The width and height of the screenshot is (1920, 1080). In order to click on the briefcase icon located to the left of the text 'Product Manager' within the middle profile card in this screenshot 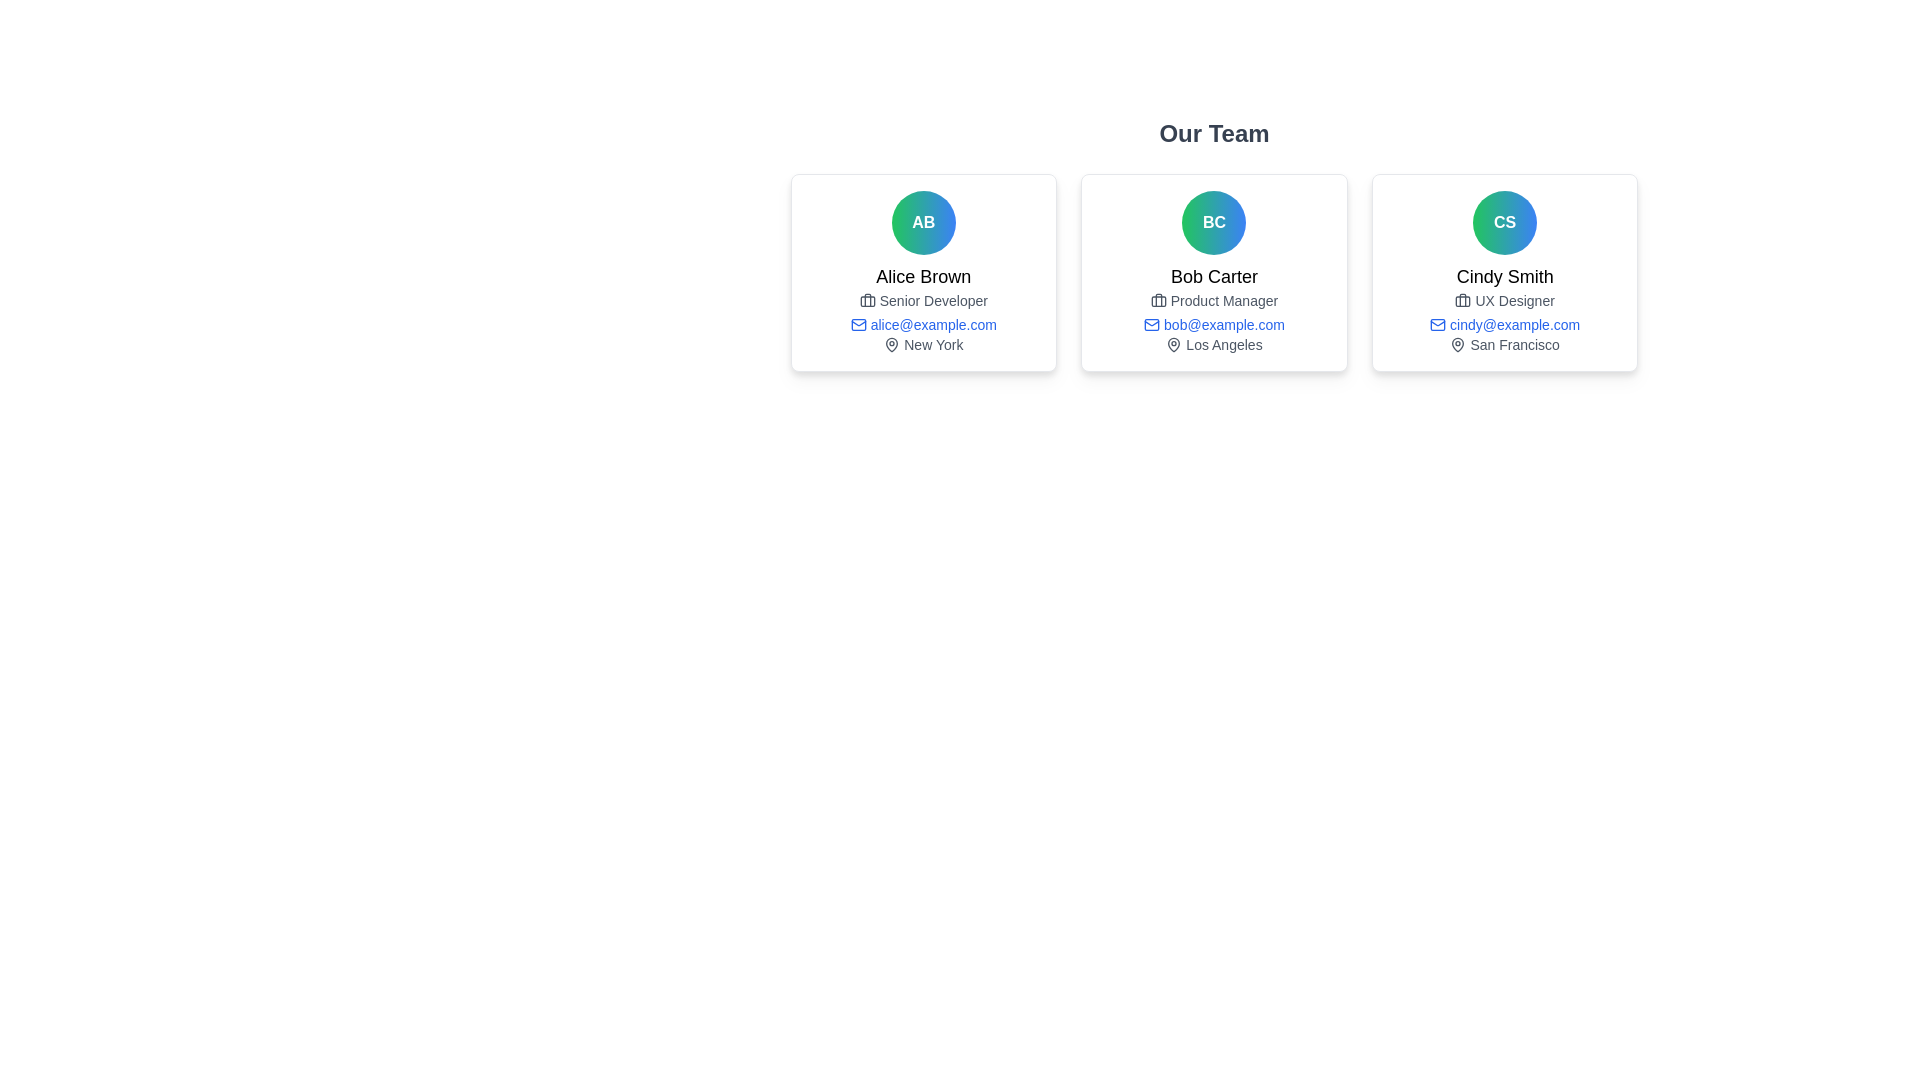, I will do `click(1158, 300)`.